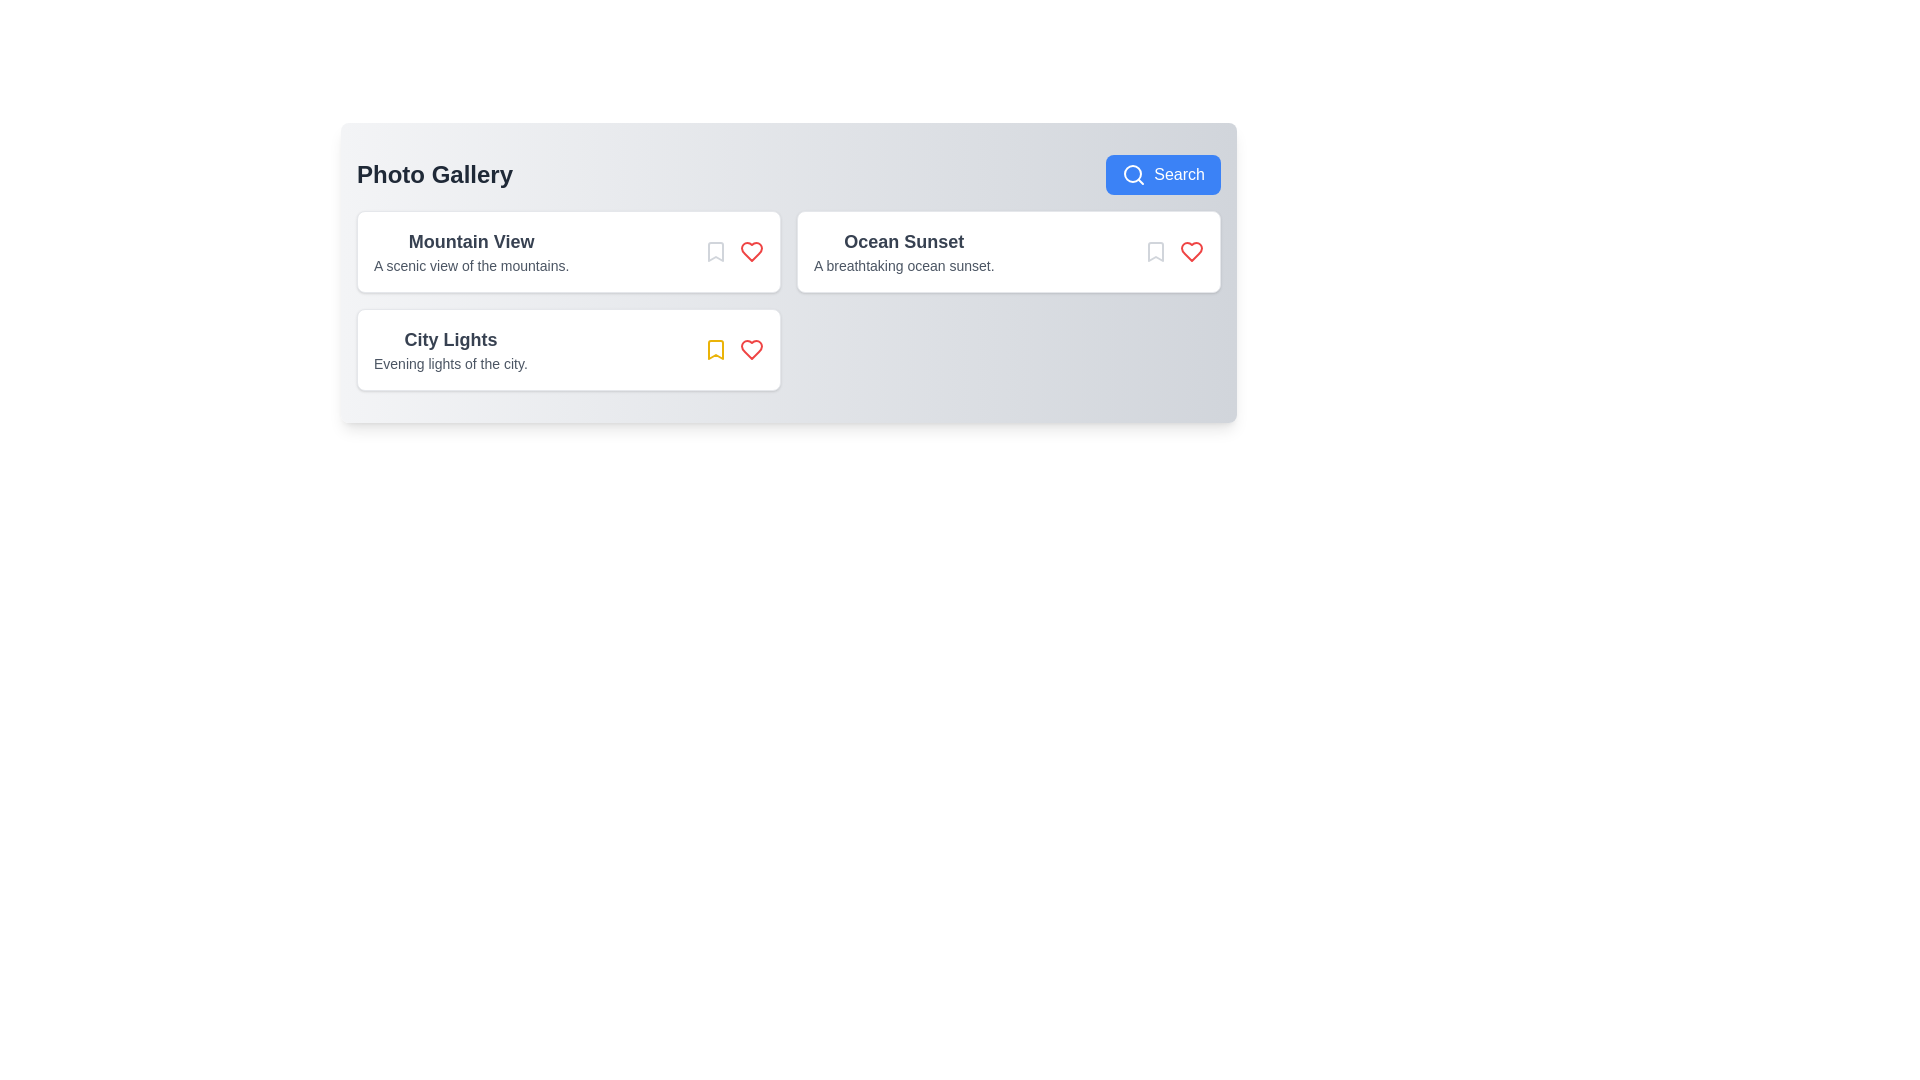 The width and height of the screenshot is (1920, 1080). What do you see at coordinates (1191, 250) in the screenshot?
I see `heart icon for the photo titled Ocean Sunset to indicate preference` at bounding box center [1191, 250].